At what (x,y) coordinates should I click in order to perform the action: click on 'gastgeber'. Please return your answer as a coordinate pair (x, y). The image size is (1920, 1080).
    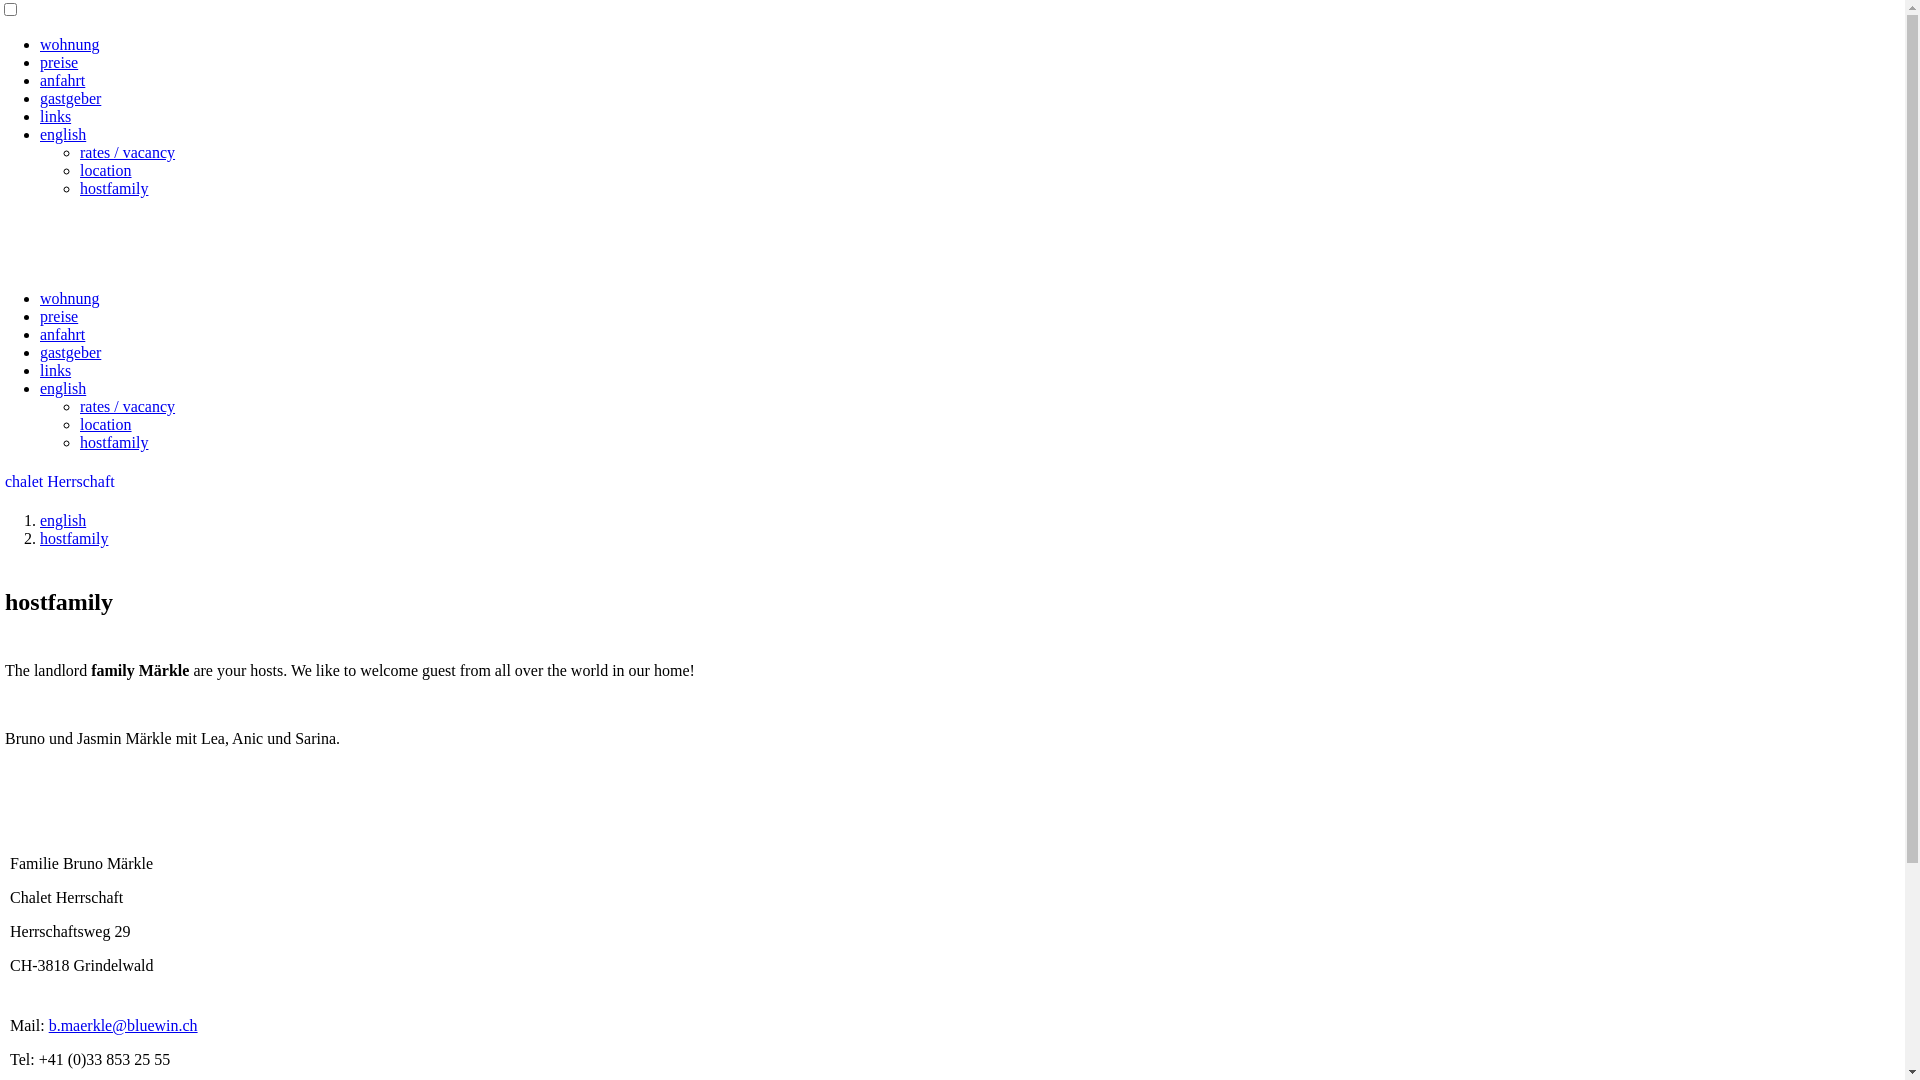
    Looking at the image, I should click on (70, 98).